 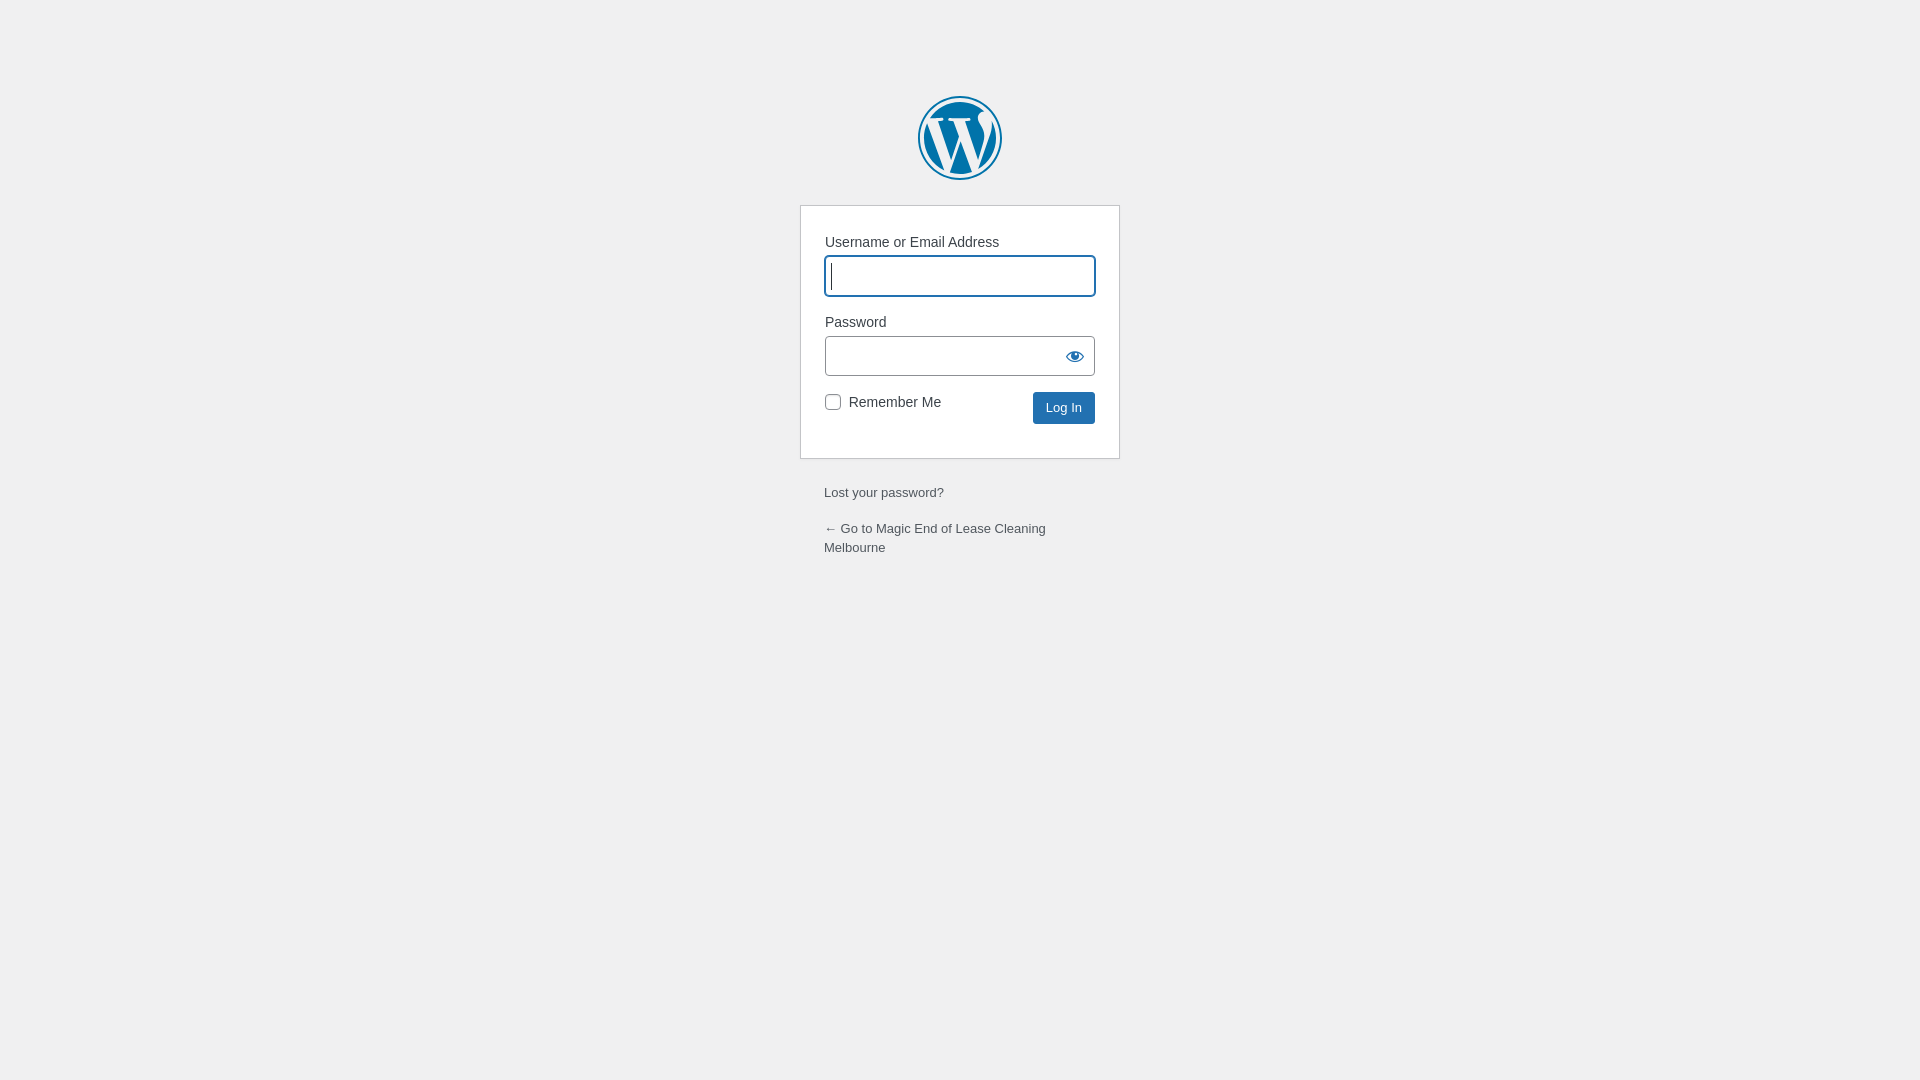 What do you see at coordinates (824, 492) in the screenshot?
I see `'Lost your password?'` at bounding box center [824, 492].